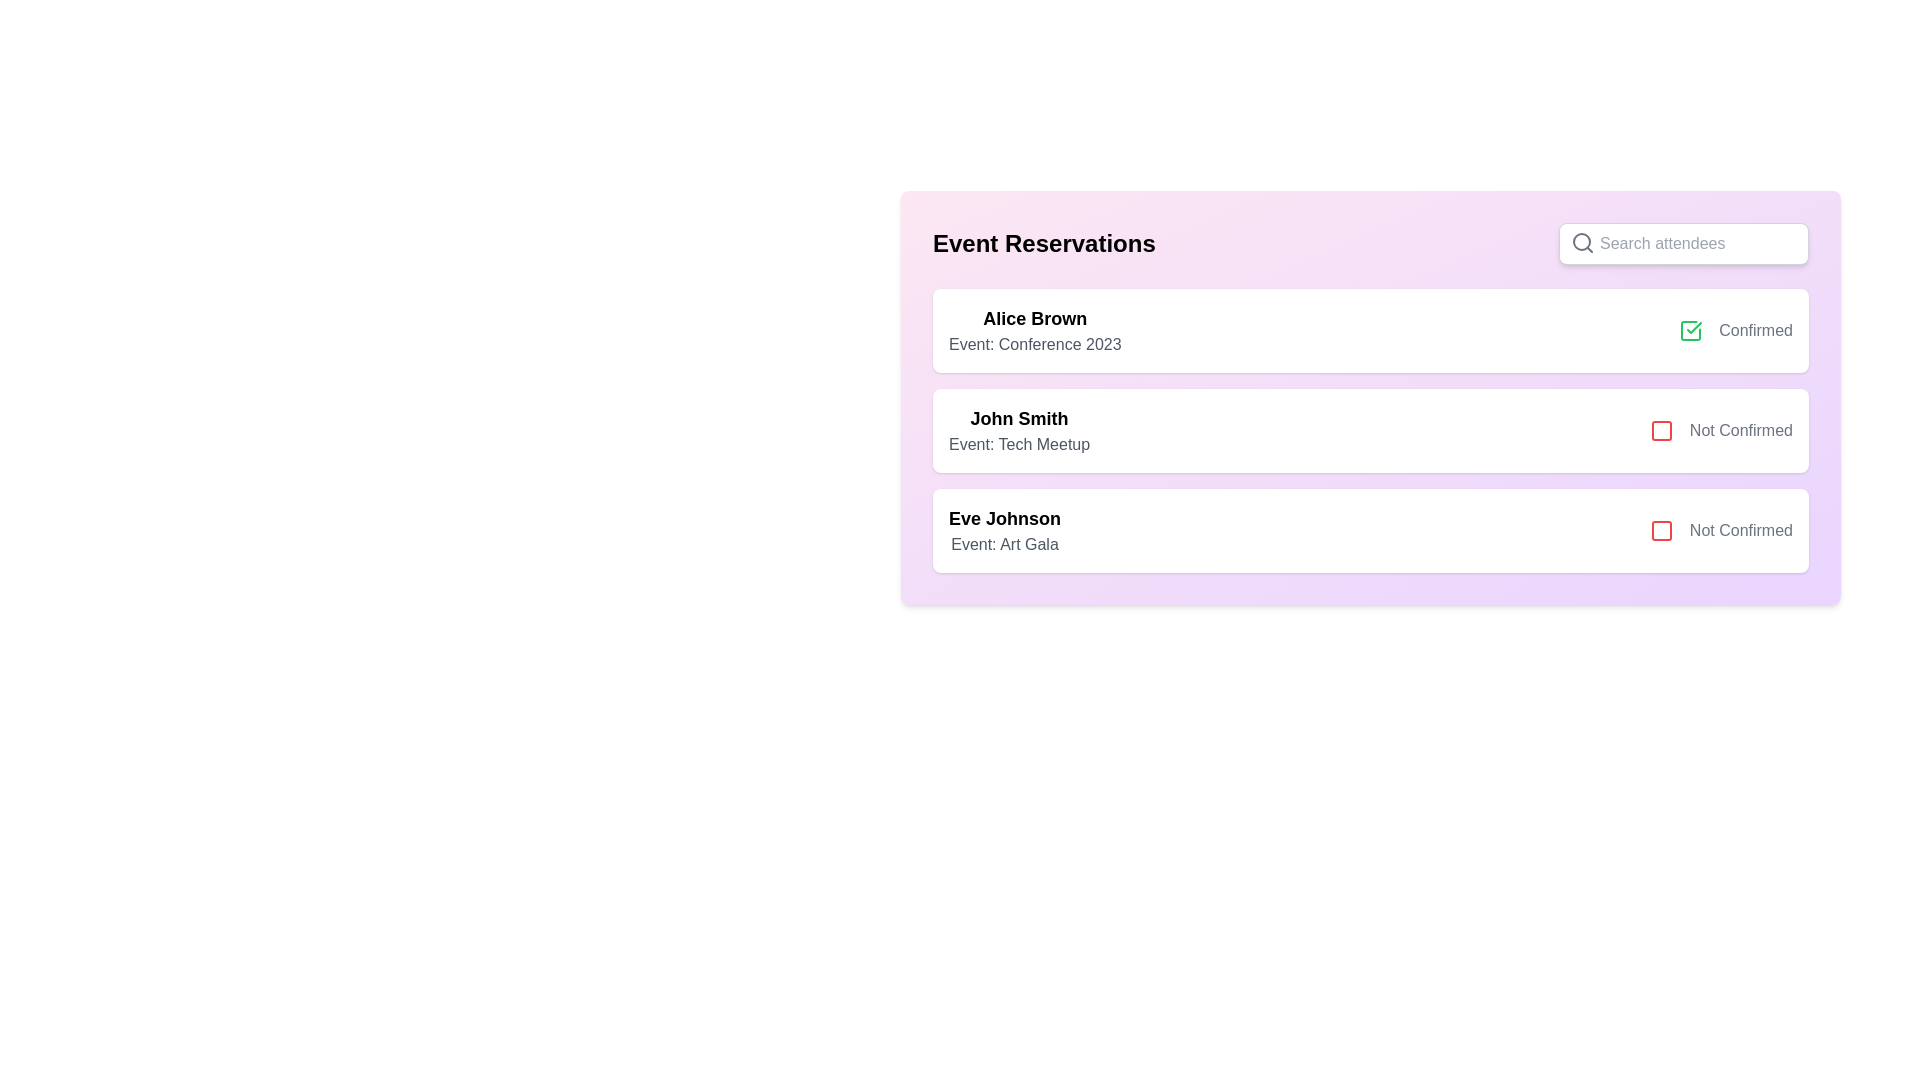 The width and height of the screenshot is (1920, 1080). What do you see at coordinates (1661, 430) in the screenshot?
I see `'Not Confirmed' status icon in the second row of the 'Event Reservations' list for detailed information` at bounding box center [1661, 430].